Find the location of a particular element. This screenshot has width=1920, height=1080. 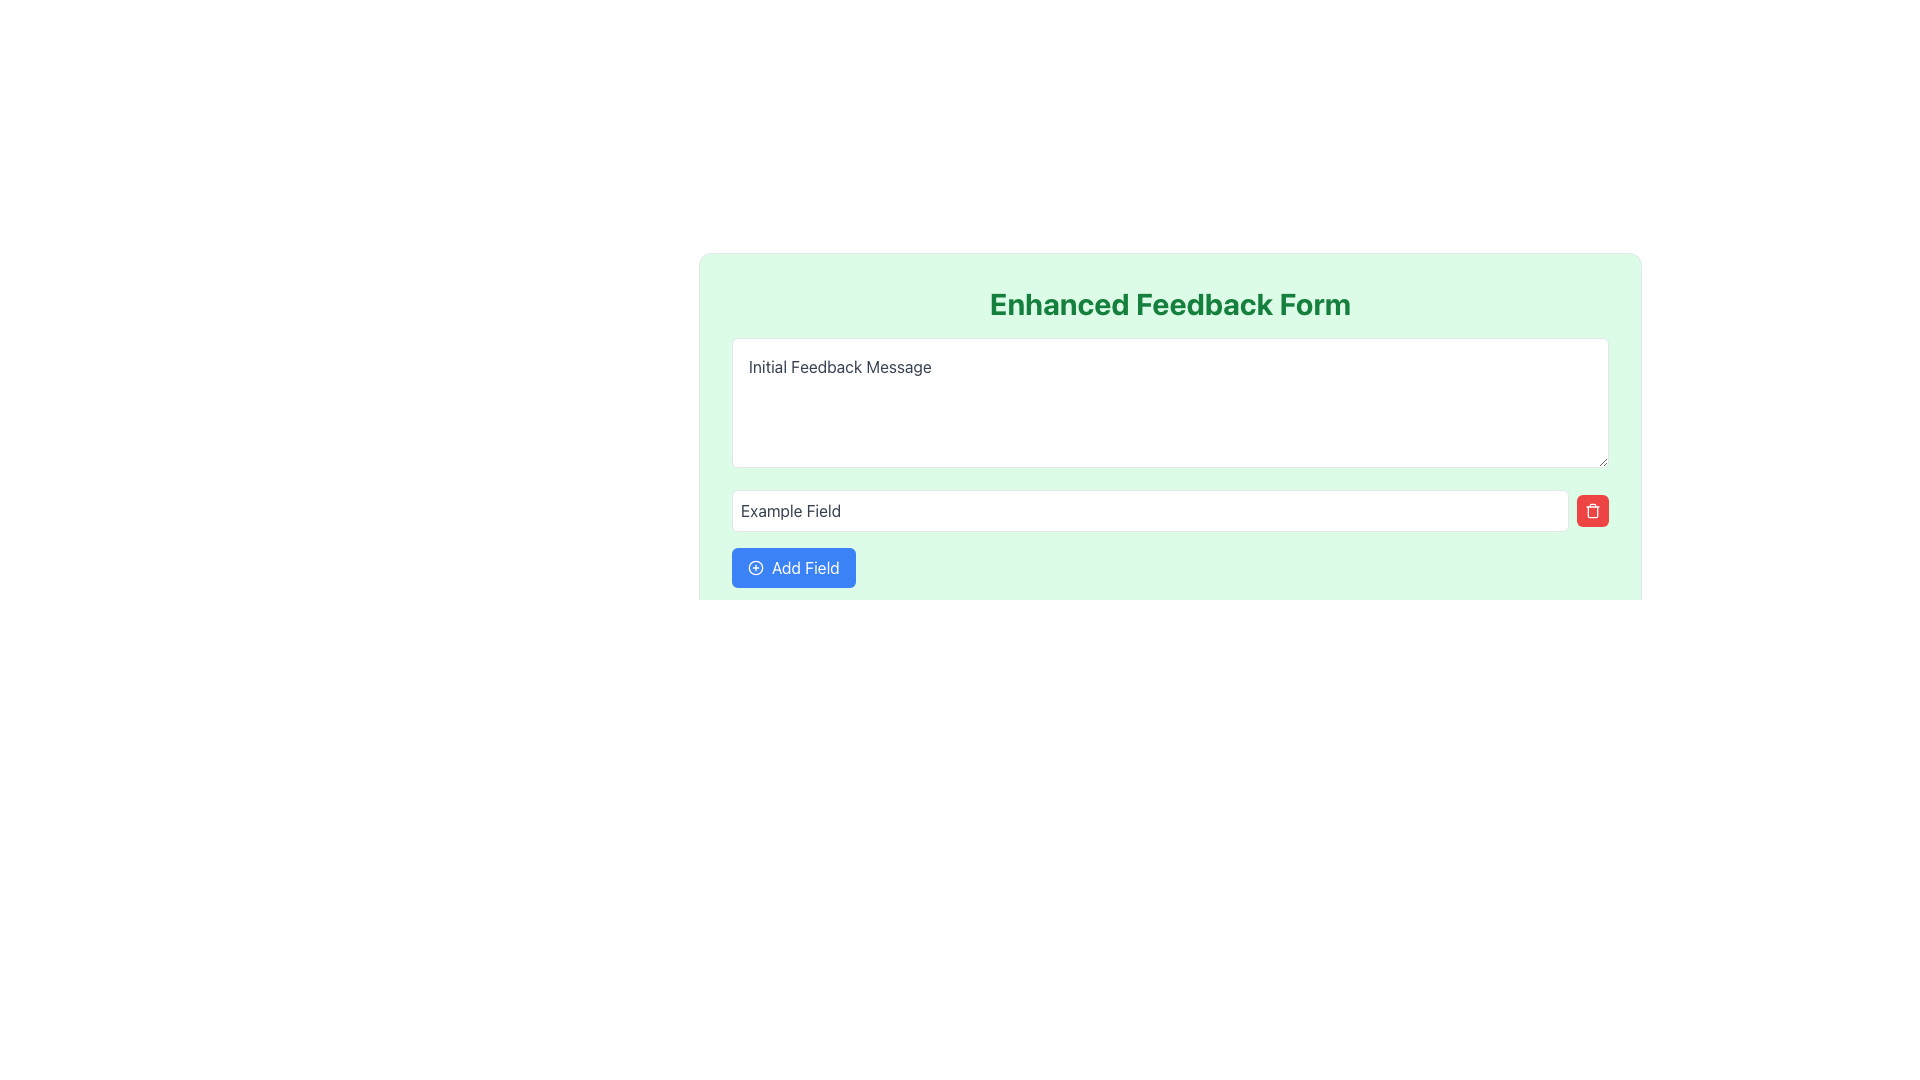

the circular outline of the SVG graphic component, which is centrally positioned within the SVG icon adjacent to the 'Example Field' in the lower right of the form interface is located at coordinates (754, 567).